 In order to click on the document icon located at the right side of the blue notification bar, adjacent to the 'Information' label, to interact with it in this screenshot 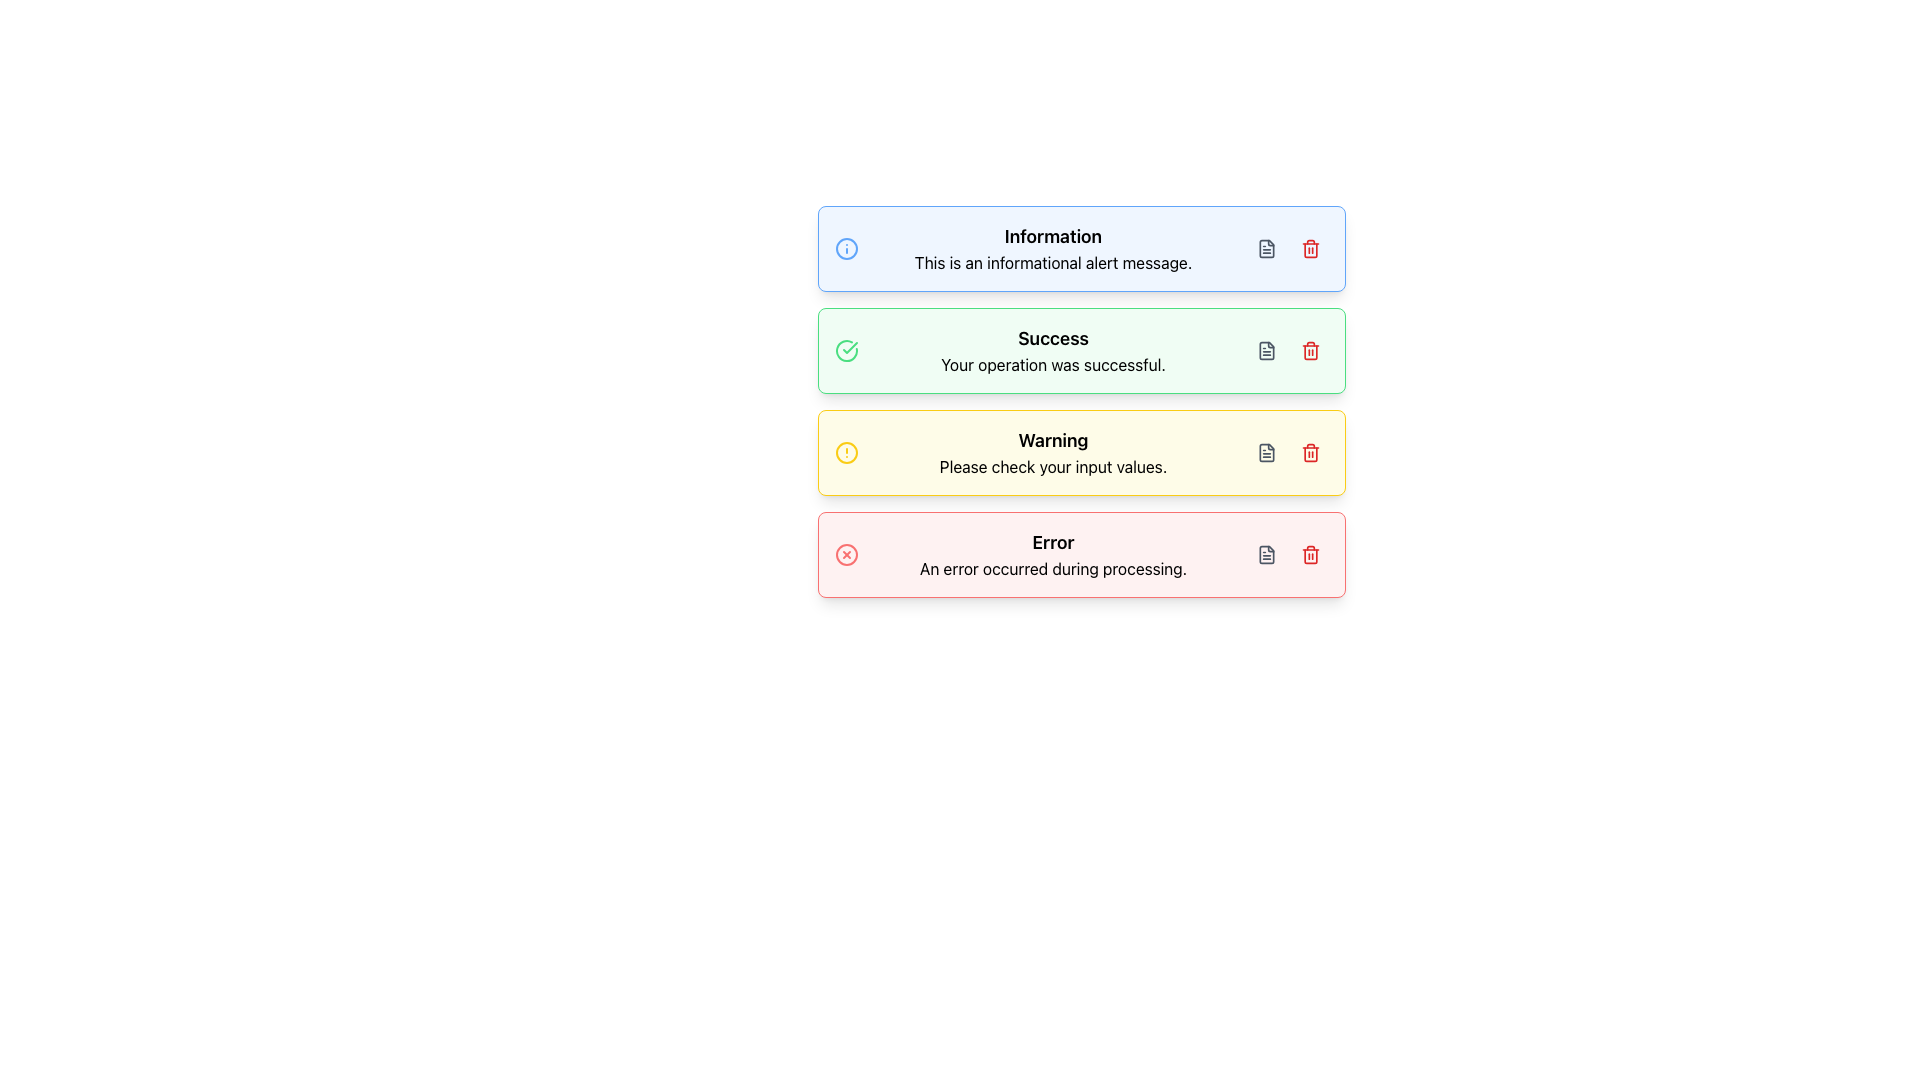, I will do `click(1265, 248)`.